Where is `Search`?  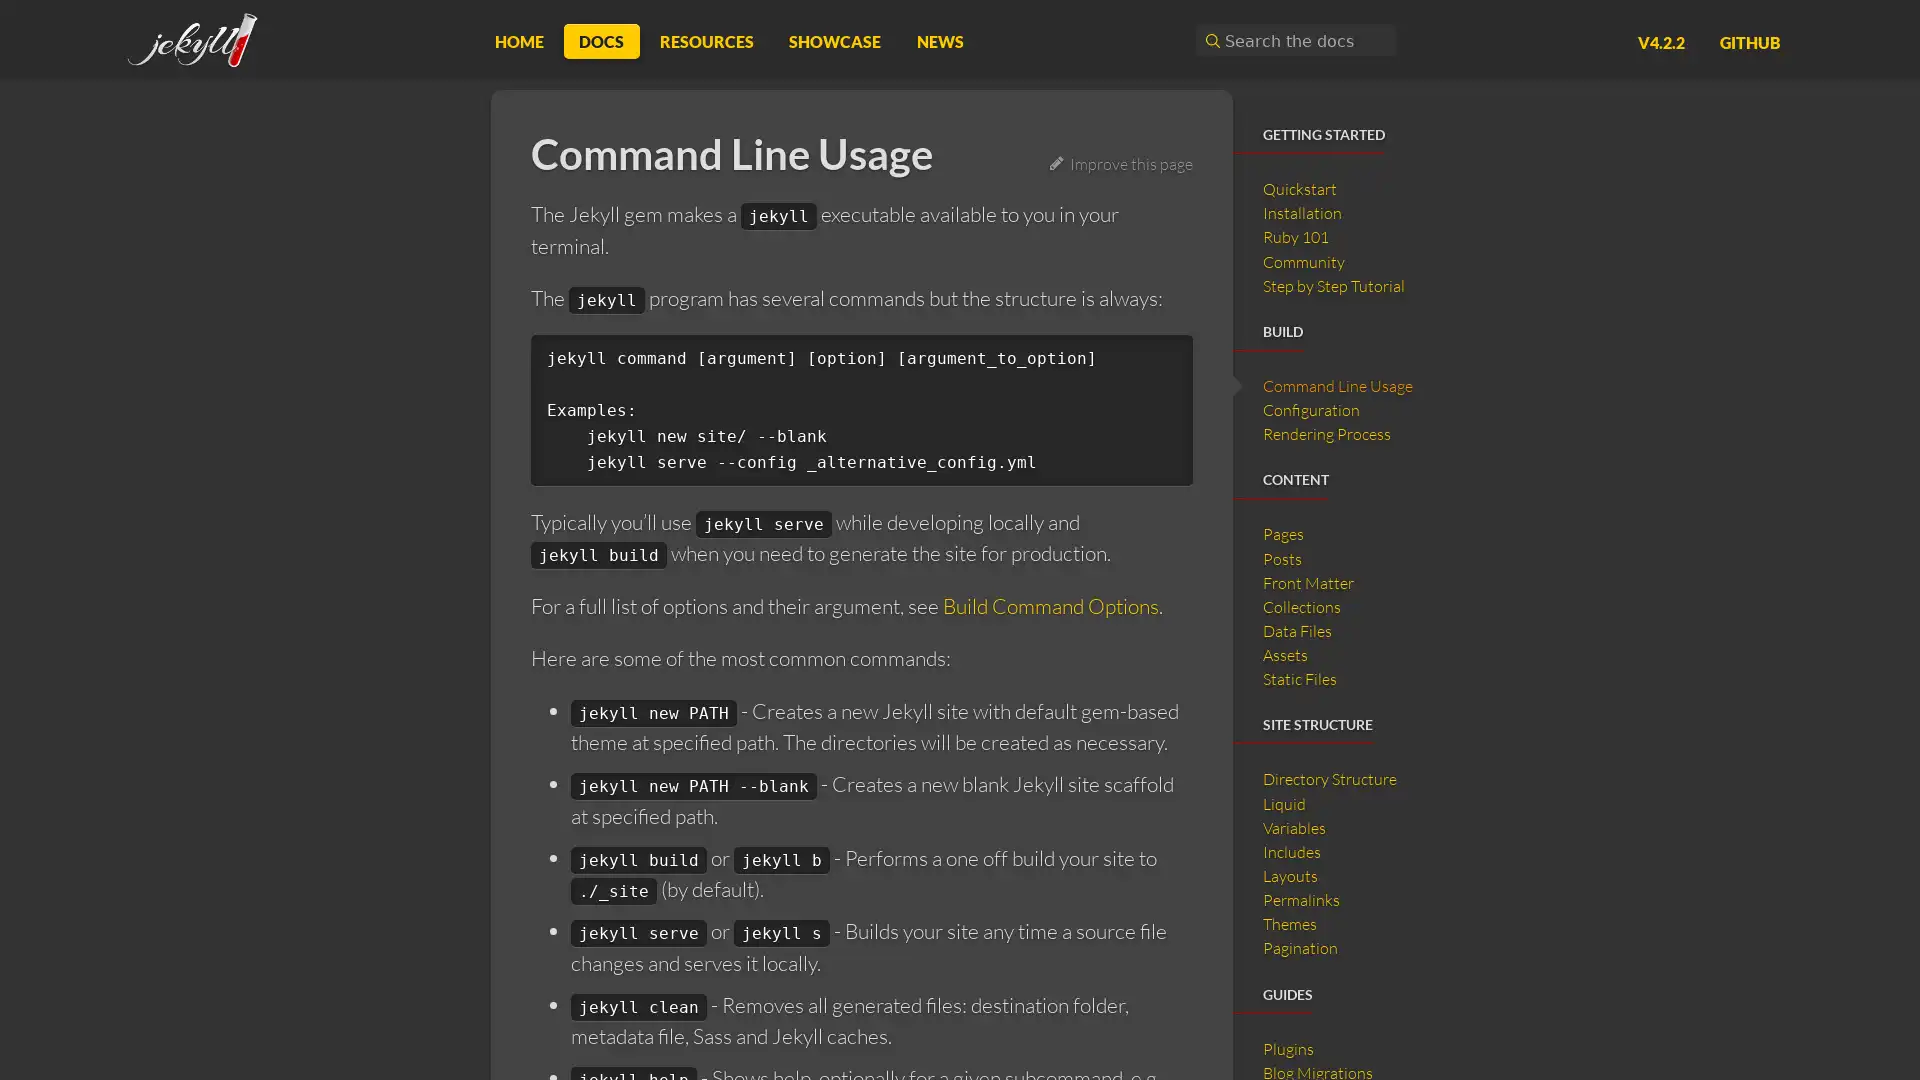 Search is located at coordinates (1209, 40).